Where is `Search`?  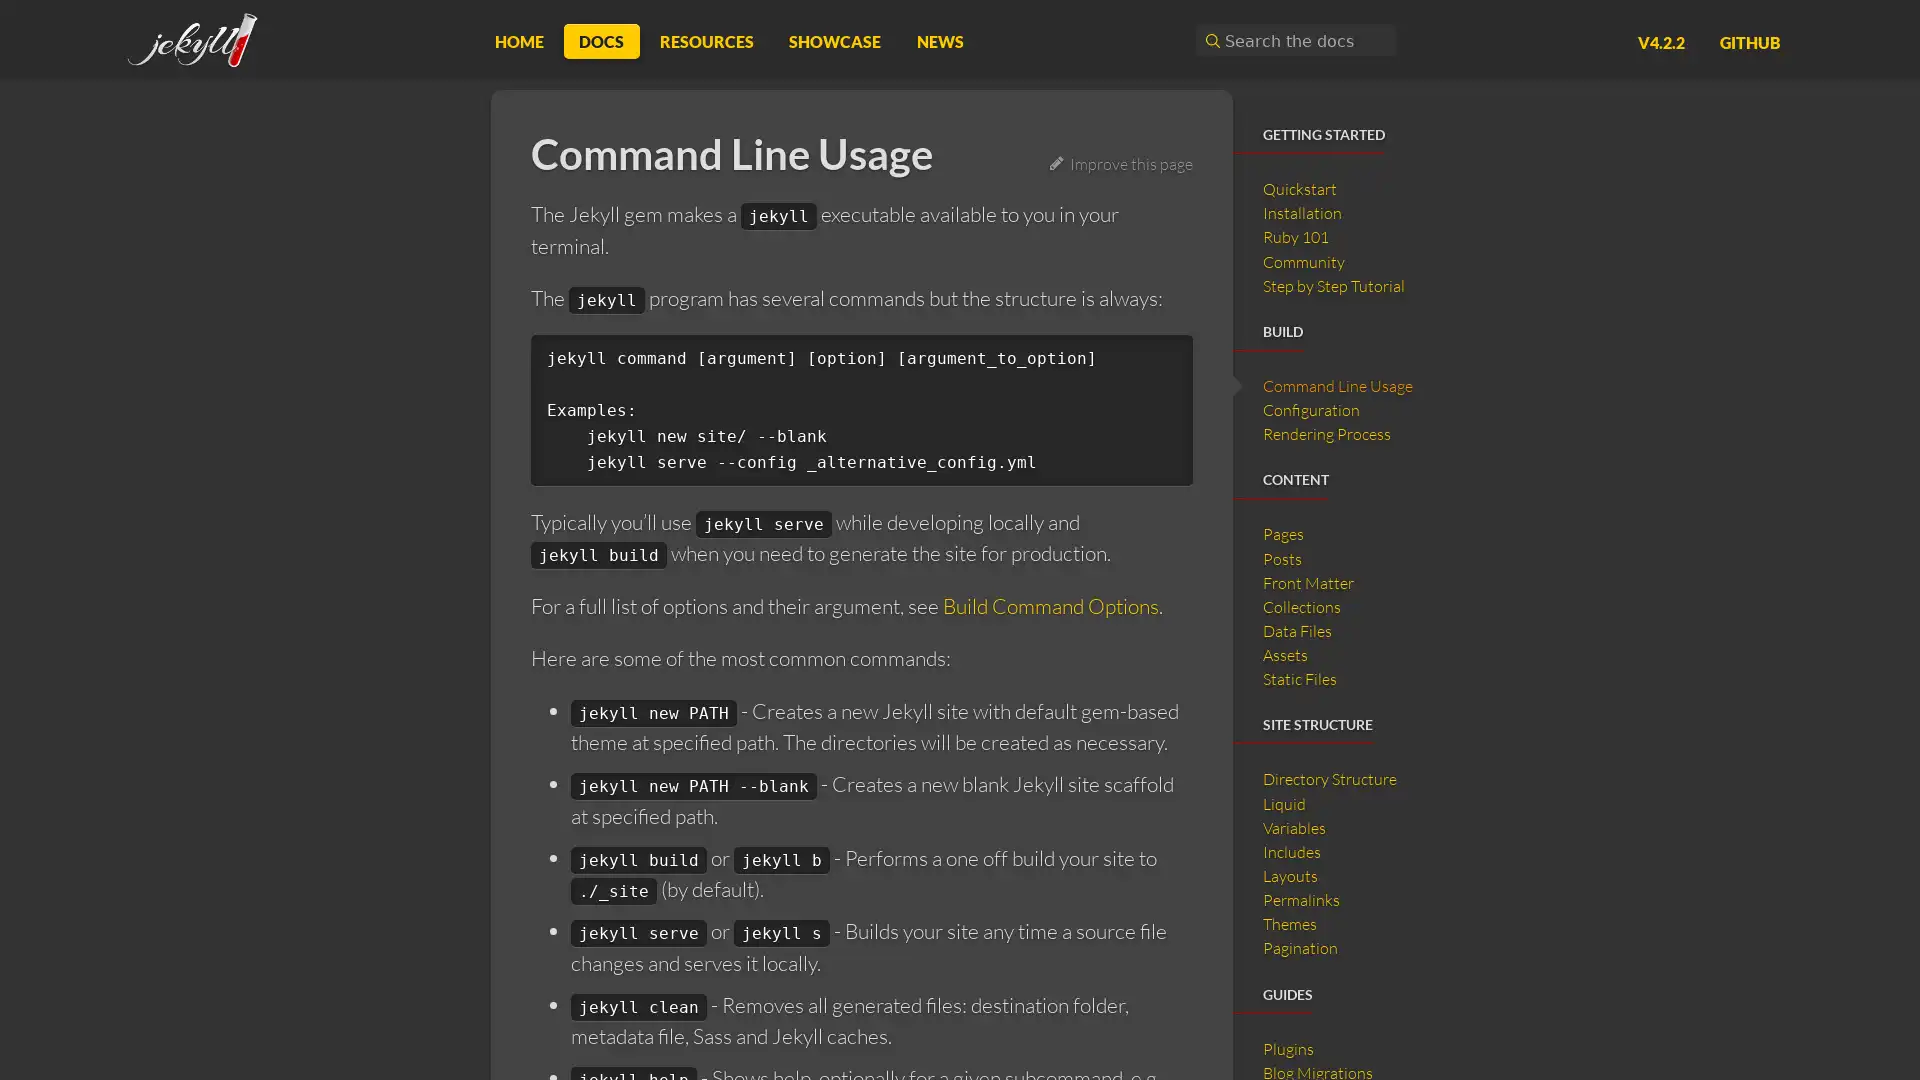 Search is located at coordinates (1209, 40).